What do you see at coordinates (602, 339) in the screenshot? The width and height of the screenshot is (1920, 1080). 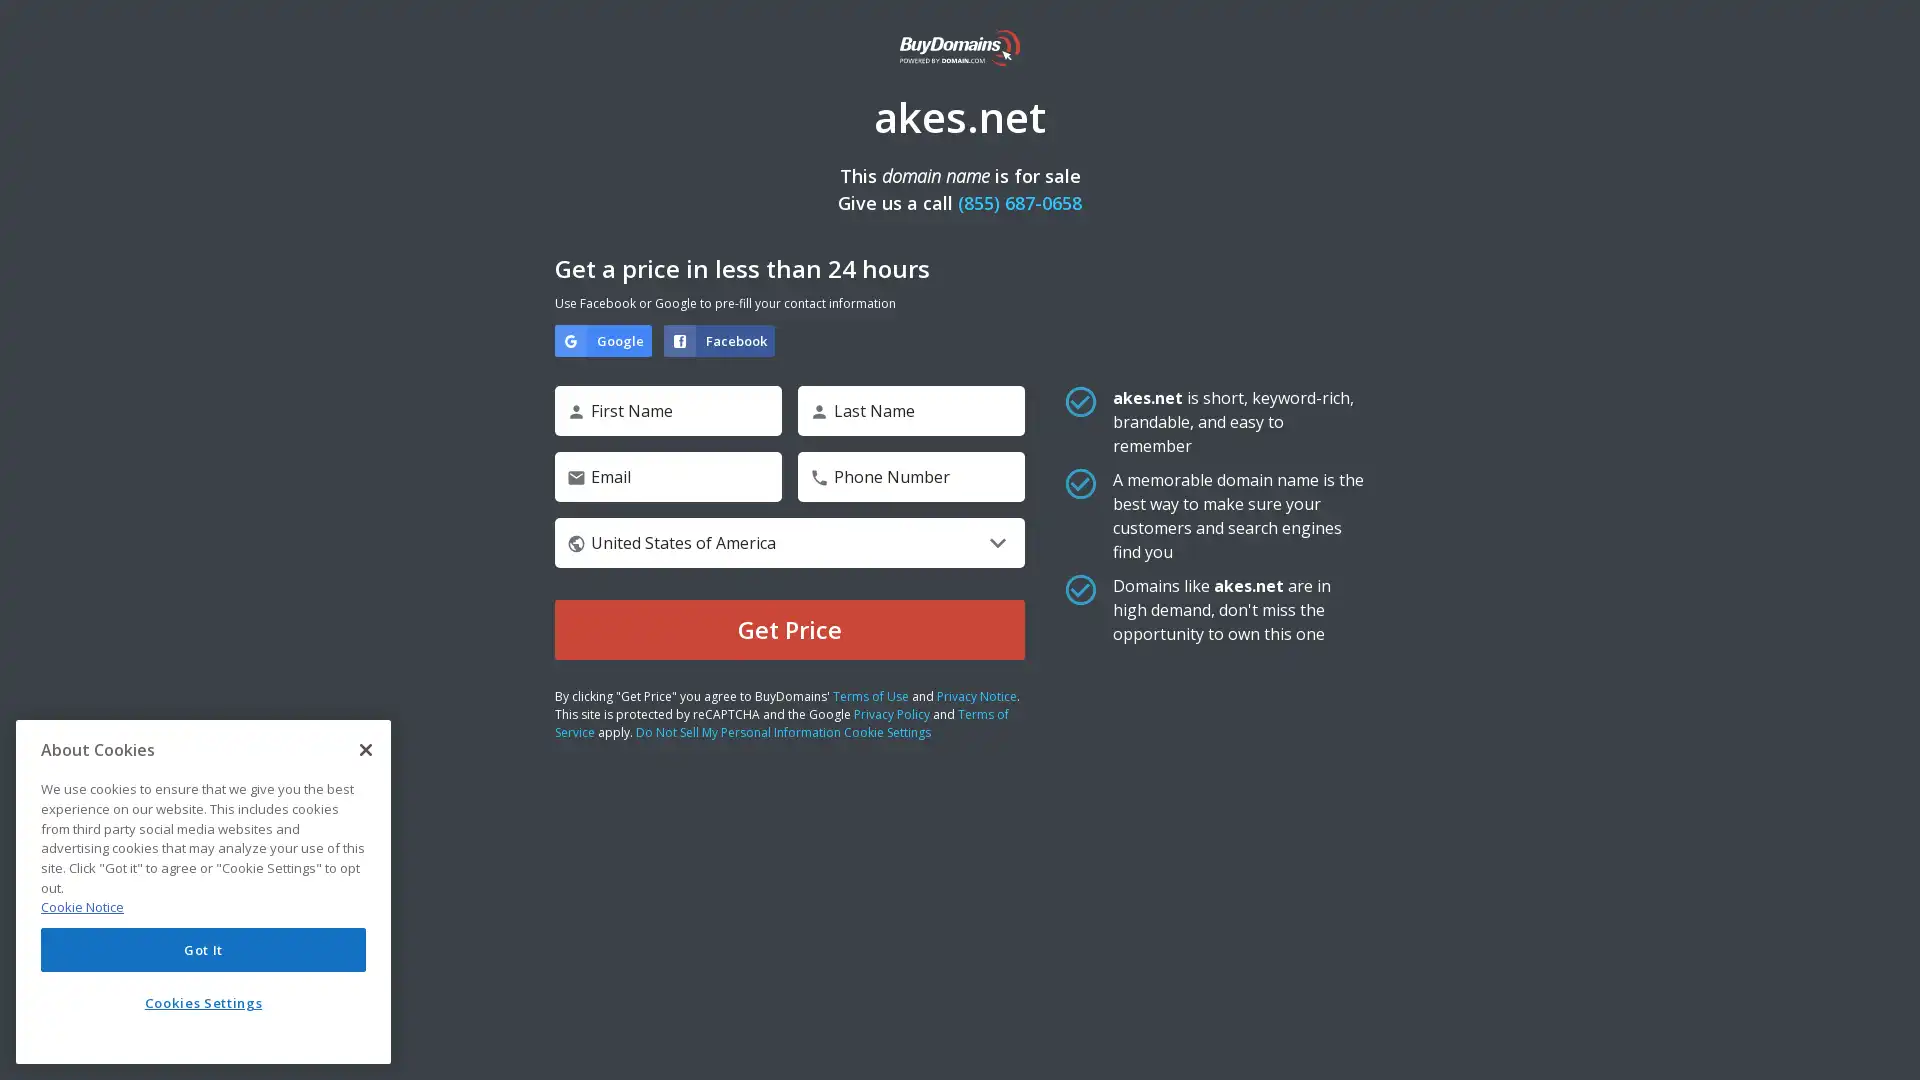 I see `Google` at bounding box center [602, 339].